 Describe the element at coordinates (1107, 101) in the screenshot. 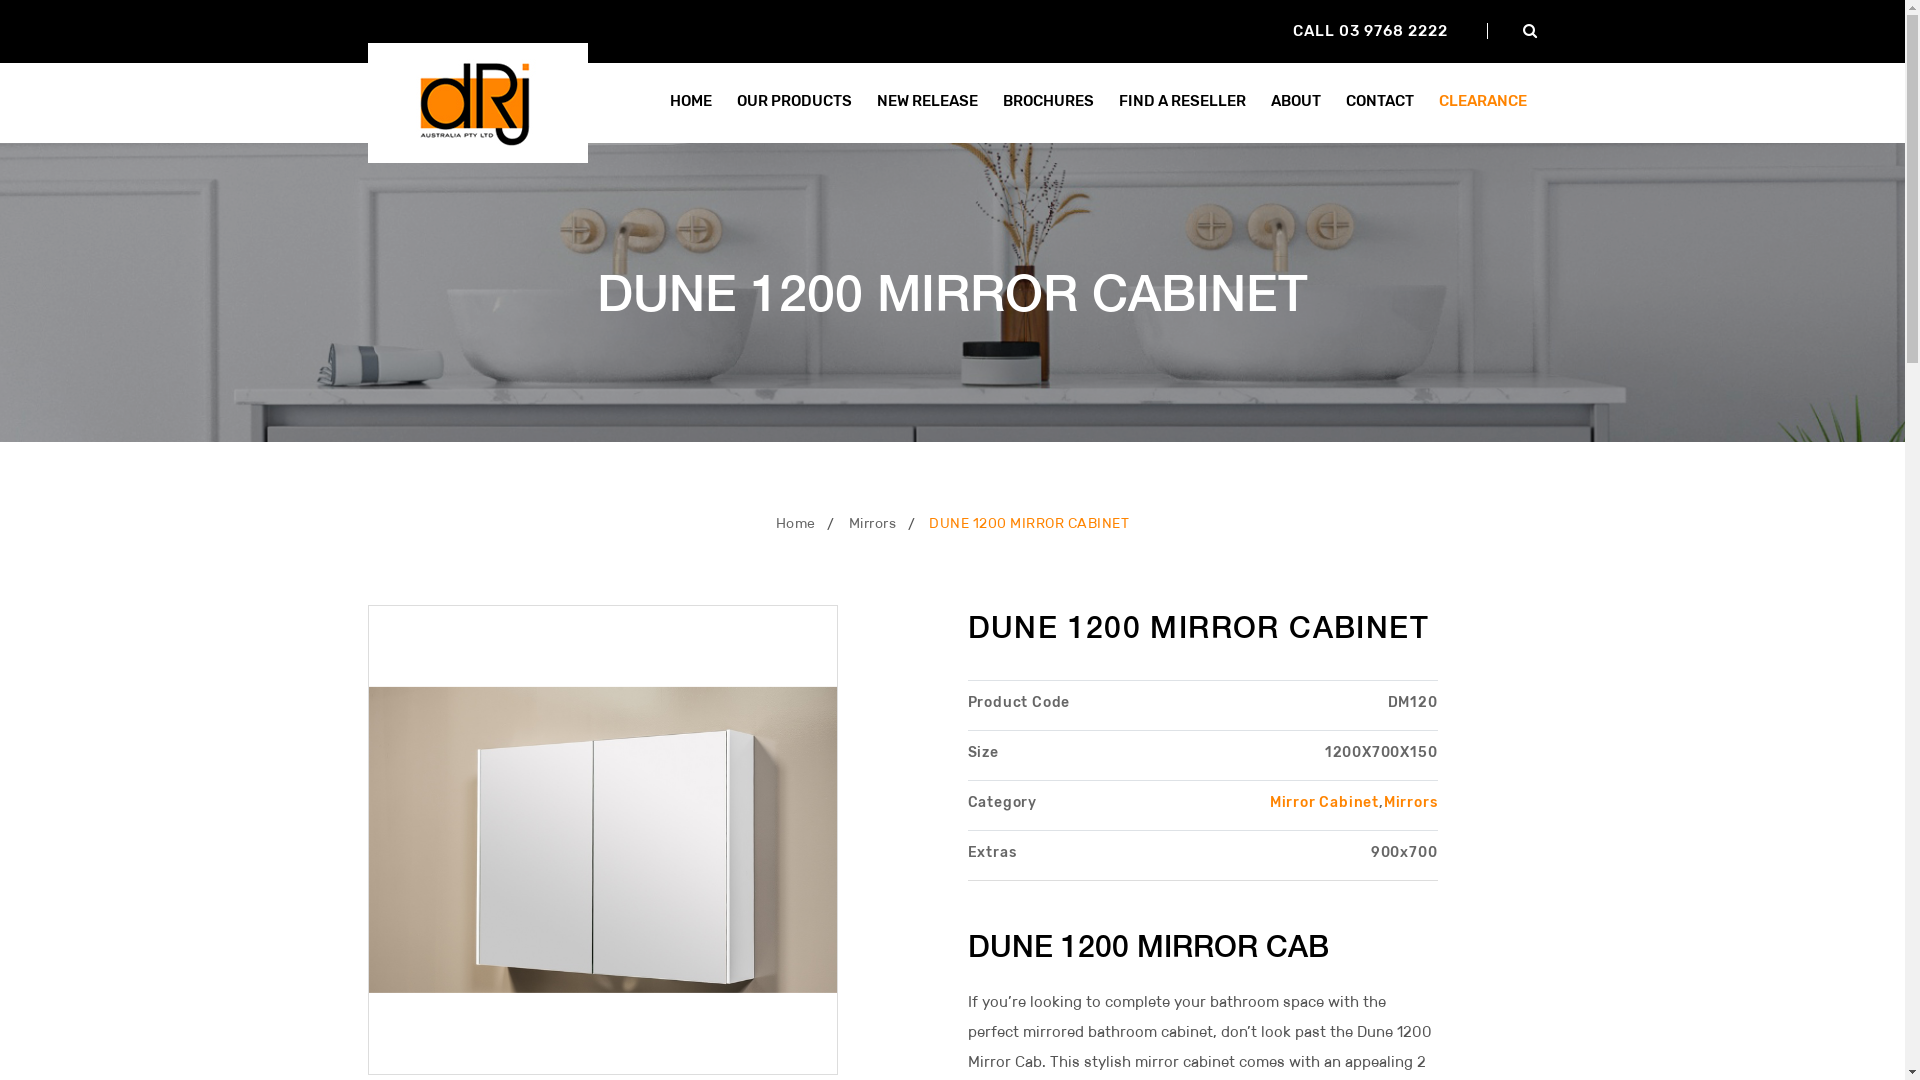

I see `'FIND A RESELLER'` at that location.